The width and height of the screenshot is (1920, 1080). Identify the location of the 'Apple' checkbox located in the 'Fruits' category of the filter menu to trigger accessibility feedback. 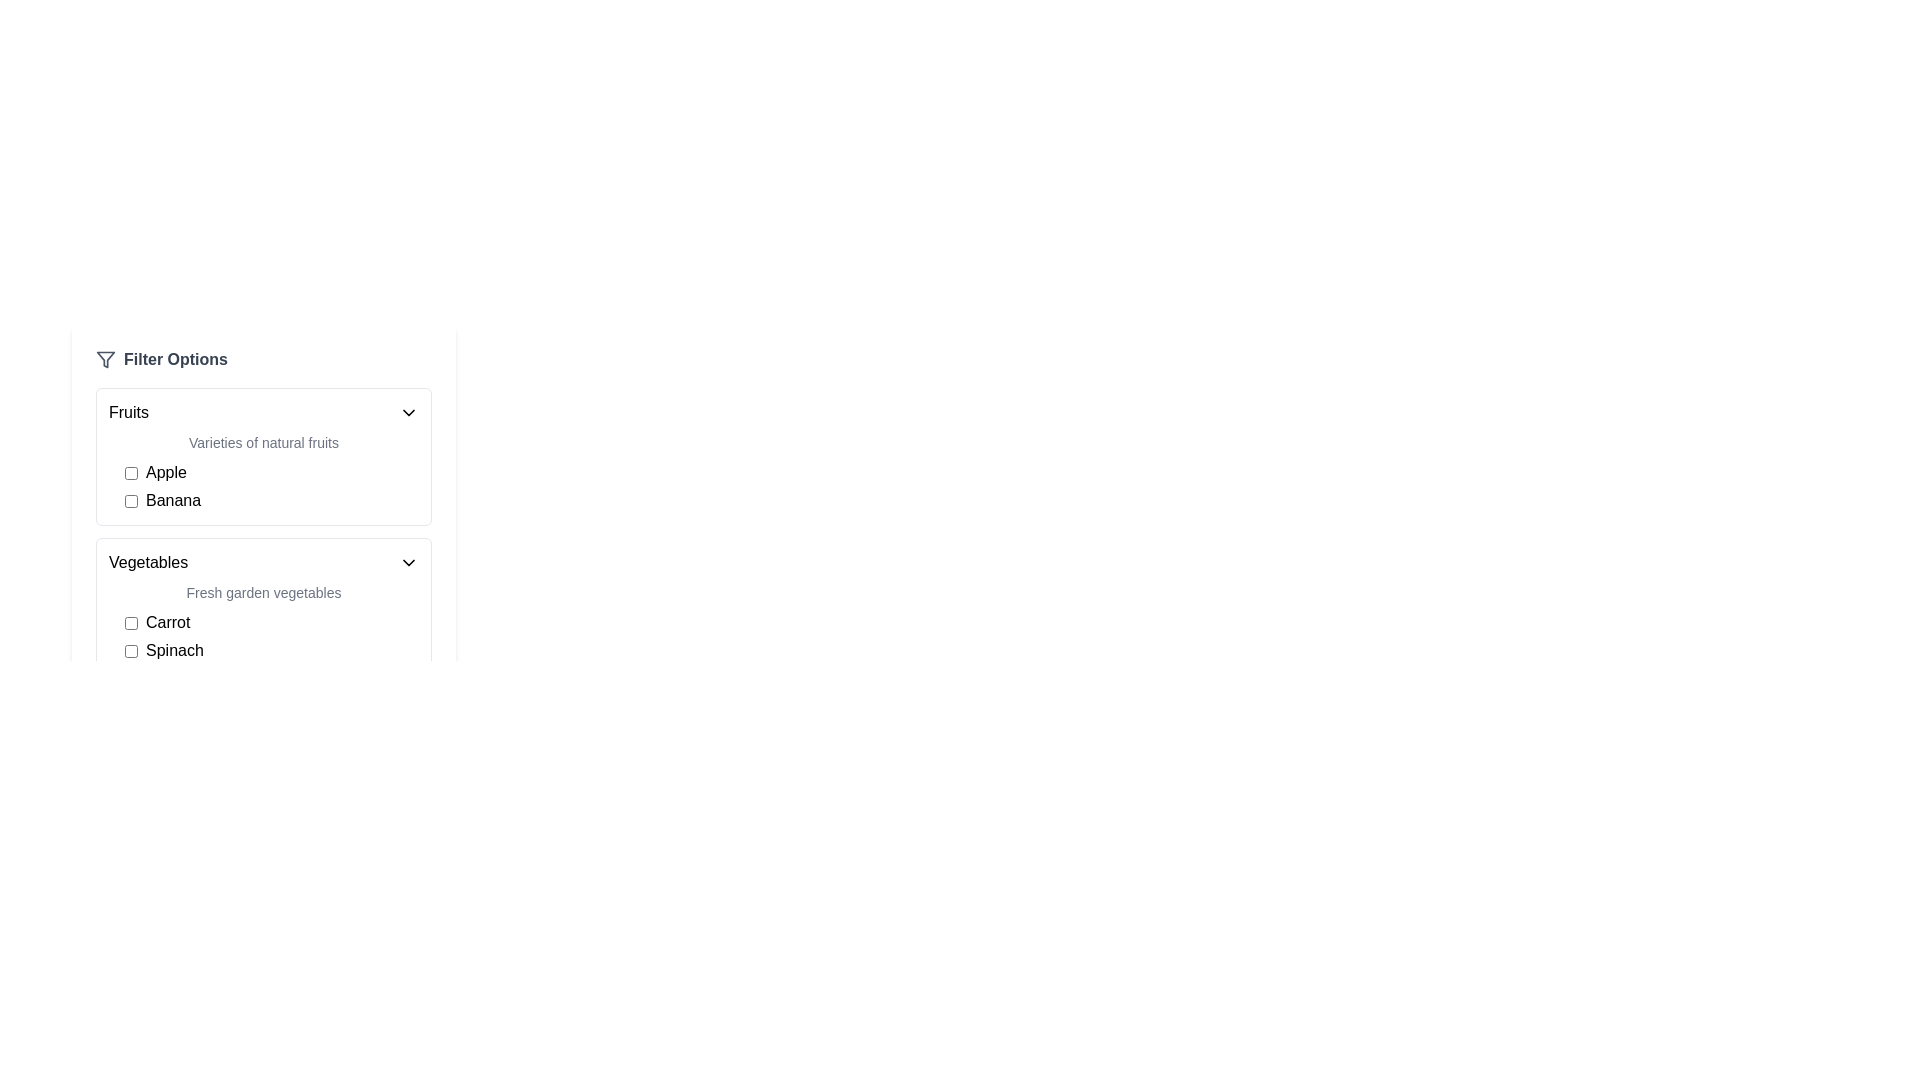
(271, 473).